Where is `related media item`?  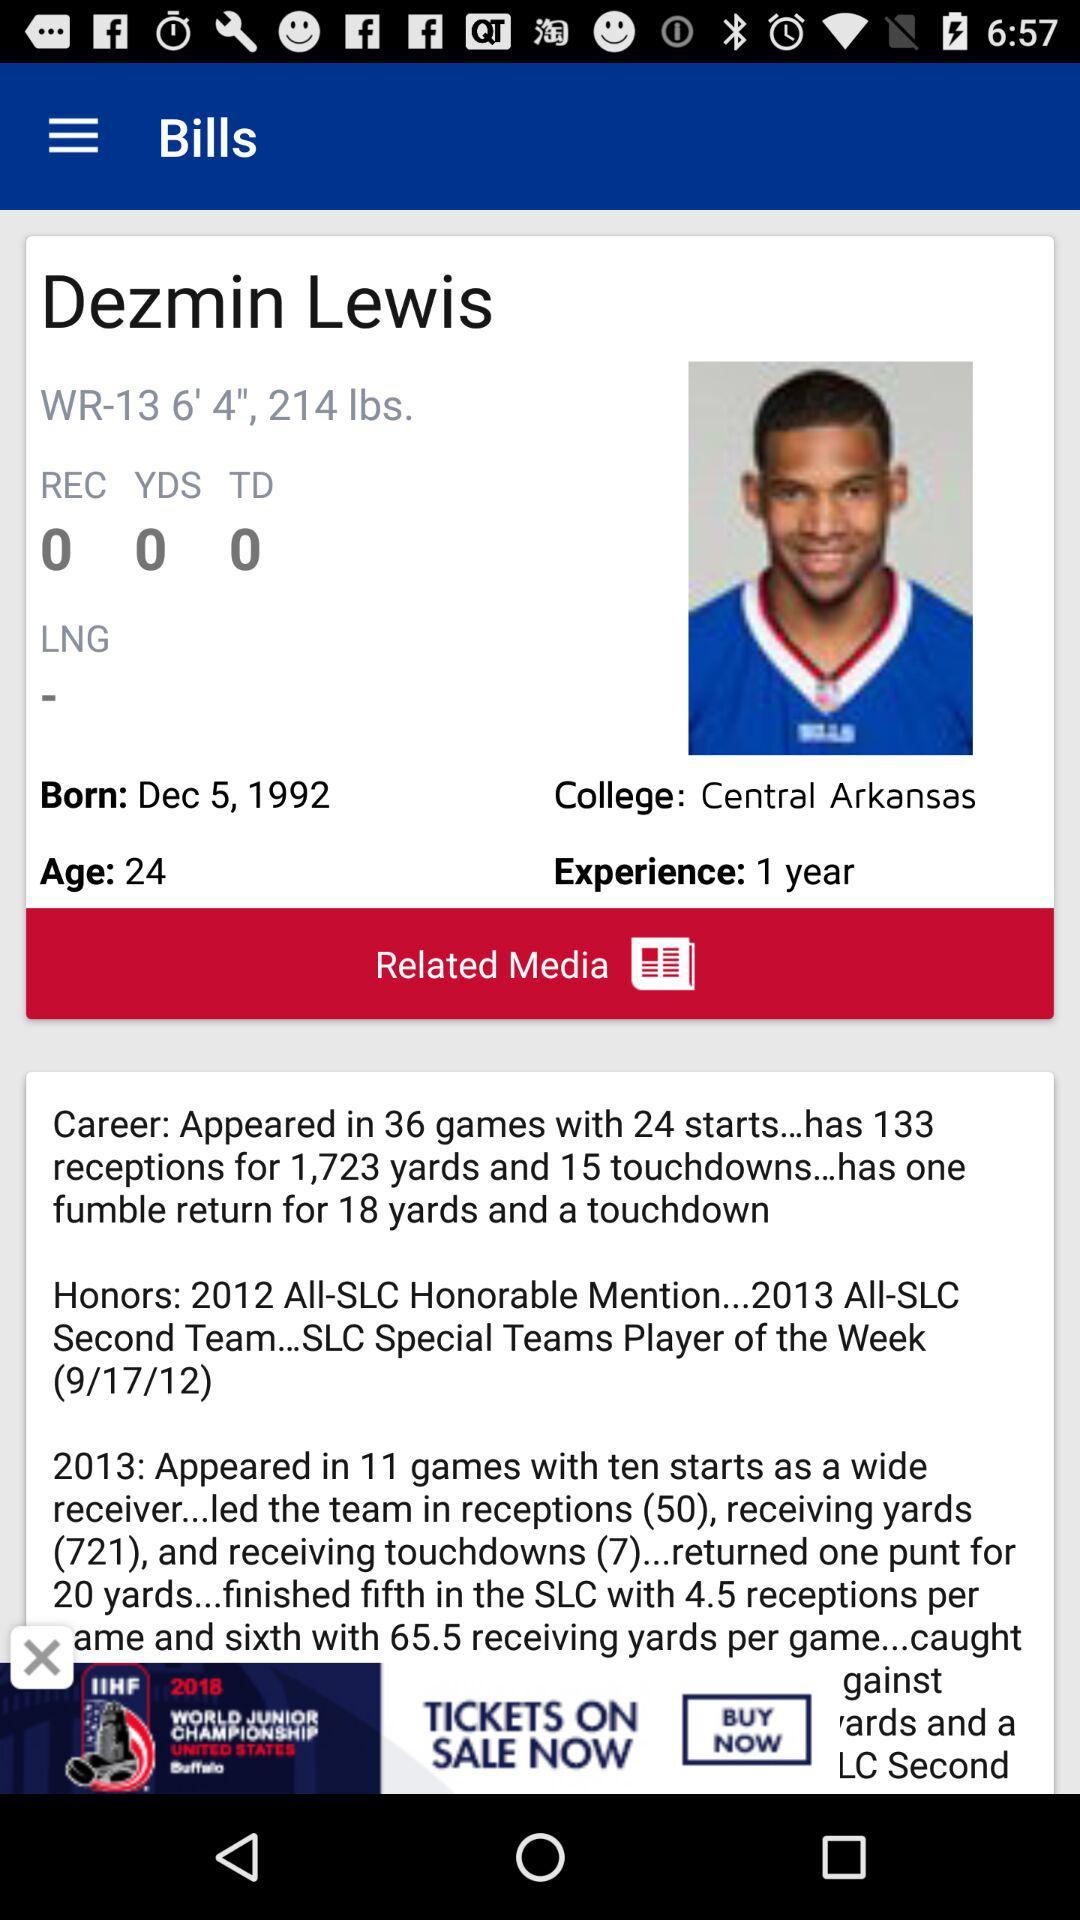
related media item is located at coordinates (540, 963).